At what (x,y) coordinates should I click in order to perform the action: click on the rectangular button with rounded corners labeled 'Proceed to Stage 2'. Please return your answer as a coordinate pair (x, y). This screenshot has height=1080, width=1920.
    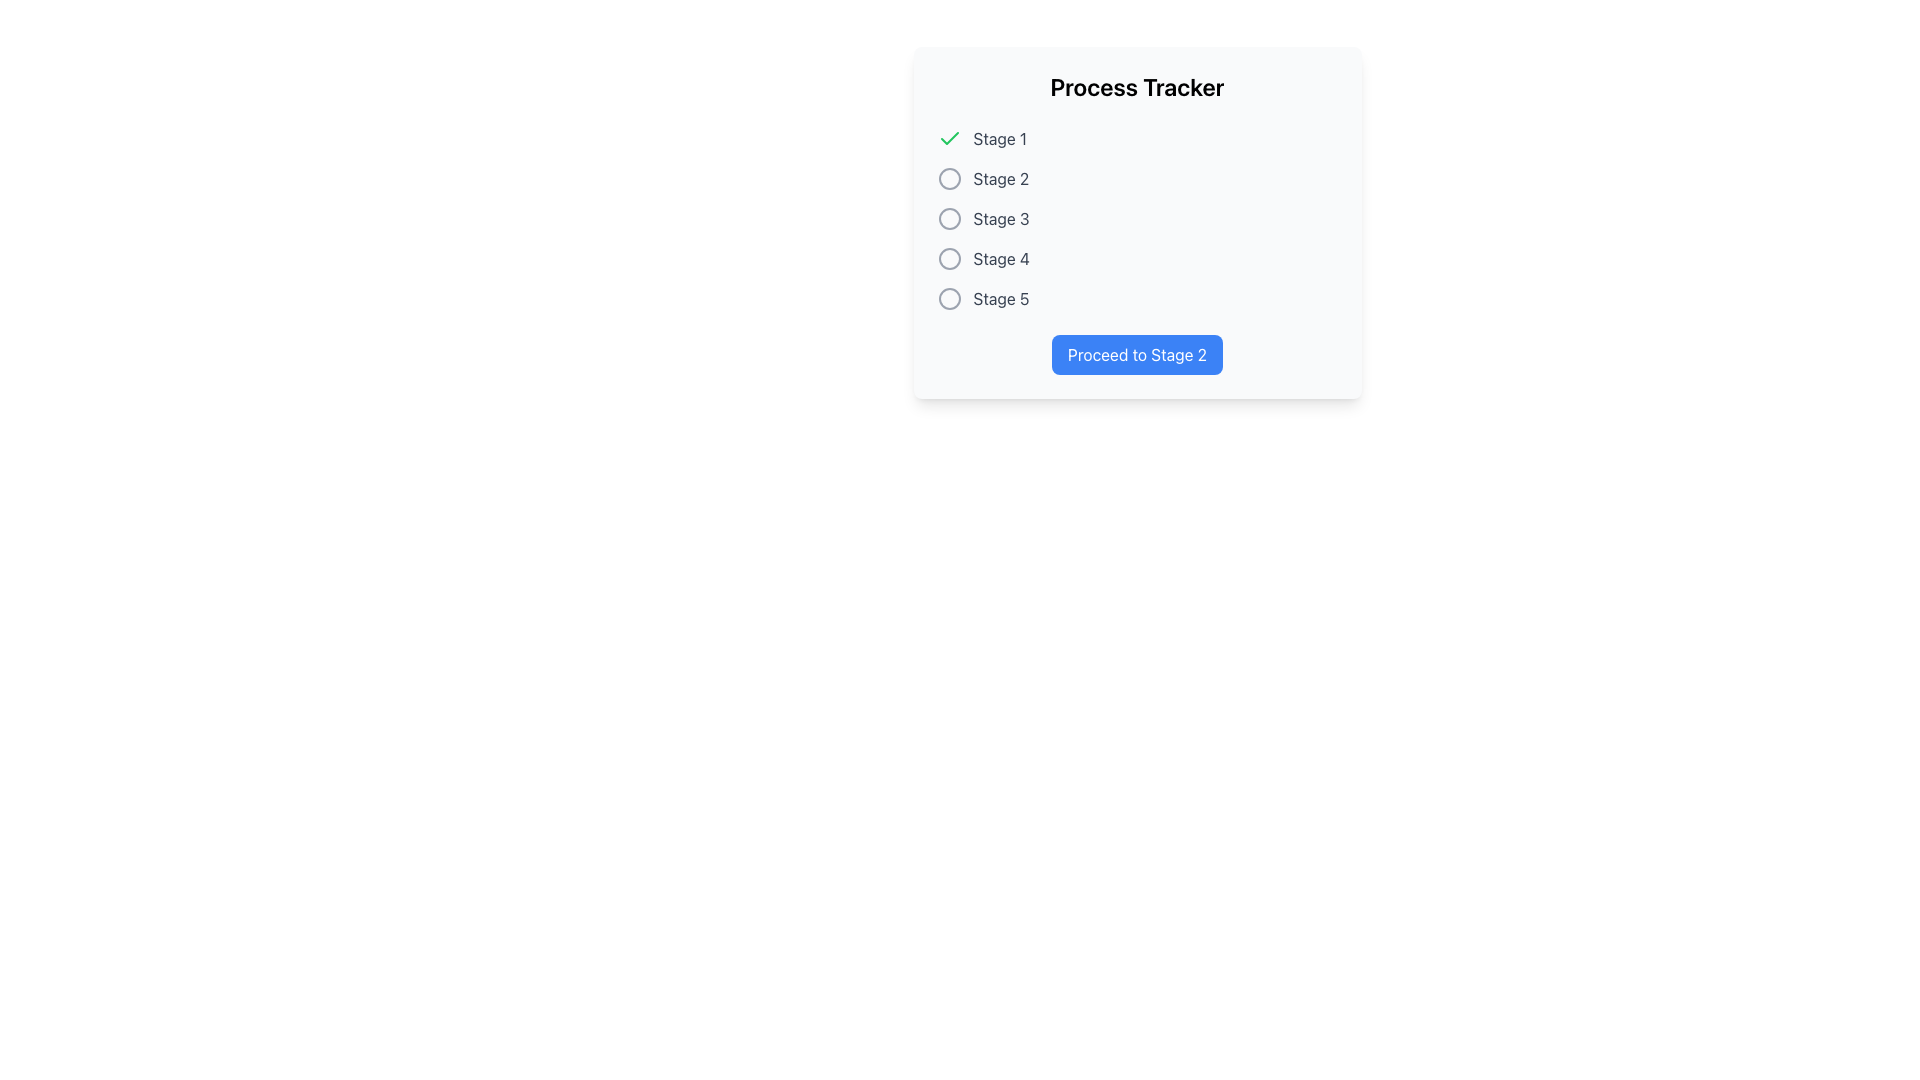
    Looking at the image, I should click on (1137, 353).